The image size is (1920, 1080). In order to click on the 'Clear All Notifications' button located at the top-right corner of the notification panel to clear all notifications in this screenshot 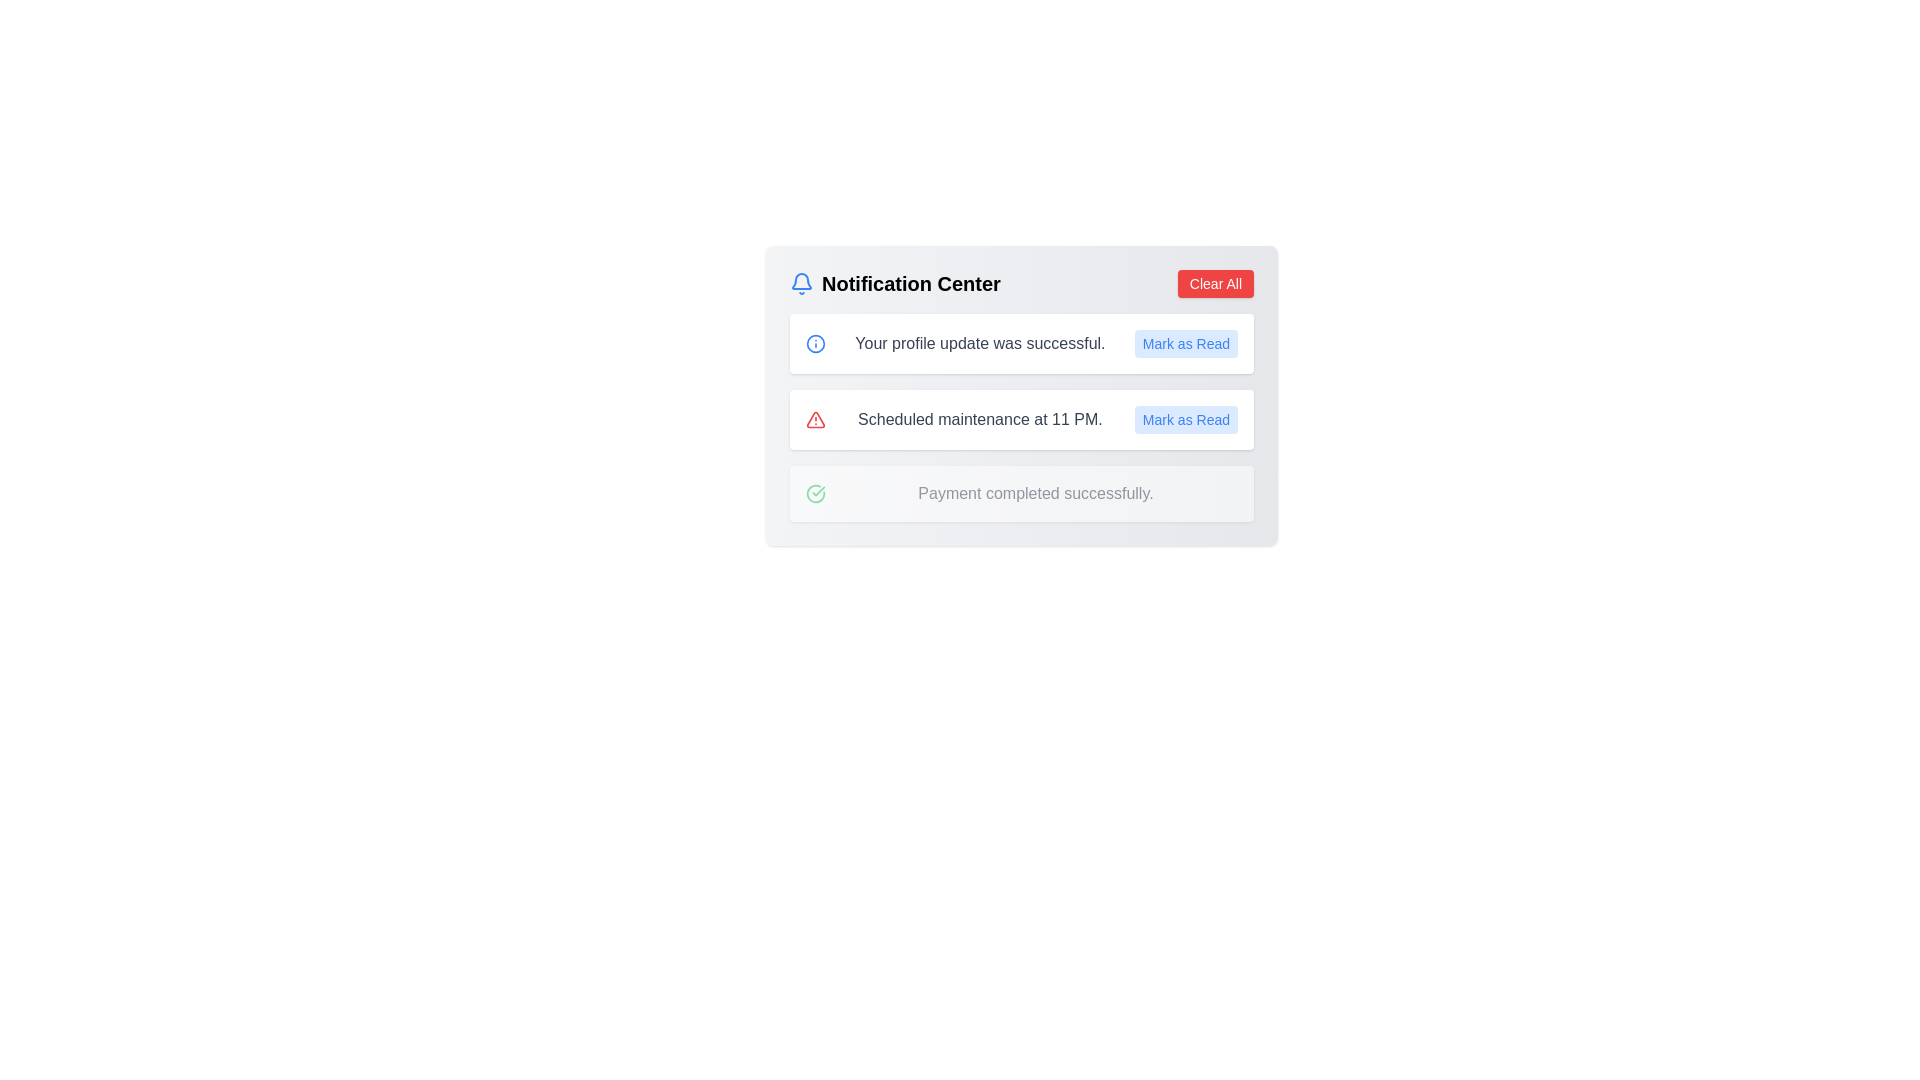, I will do `click(1214, 284)`.